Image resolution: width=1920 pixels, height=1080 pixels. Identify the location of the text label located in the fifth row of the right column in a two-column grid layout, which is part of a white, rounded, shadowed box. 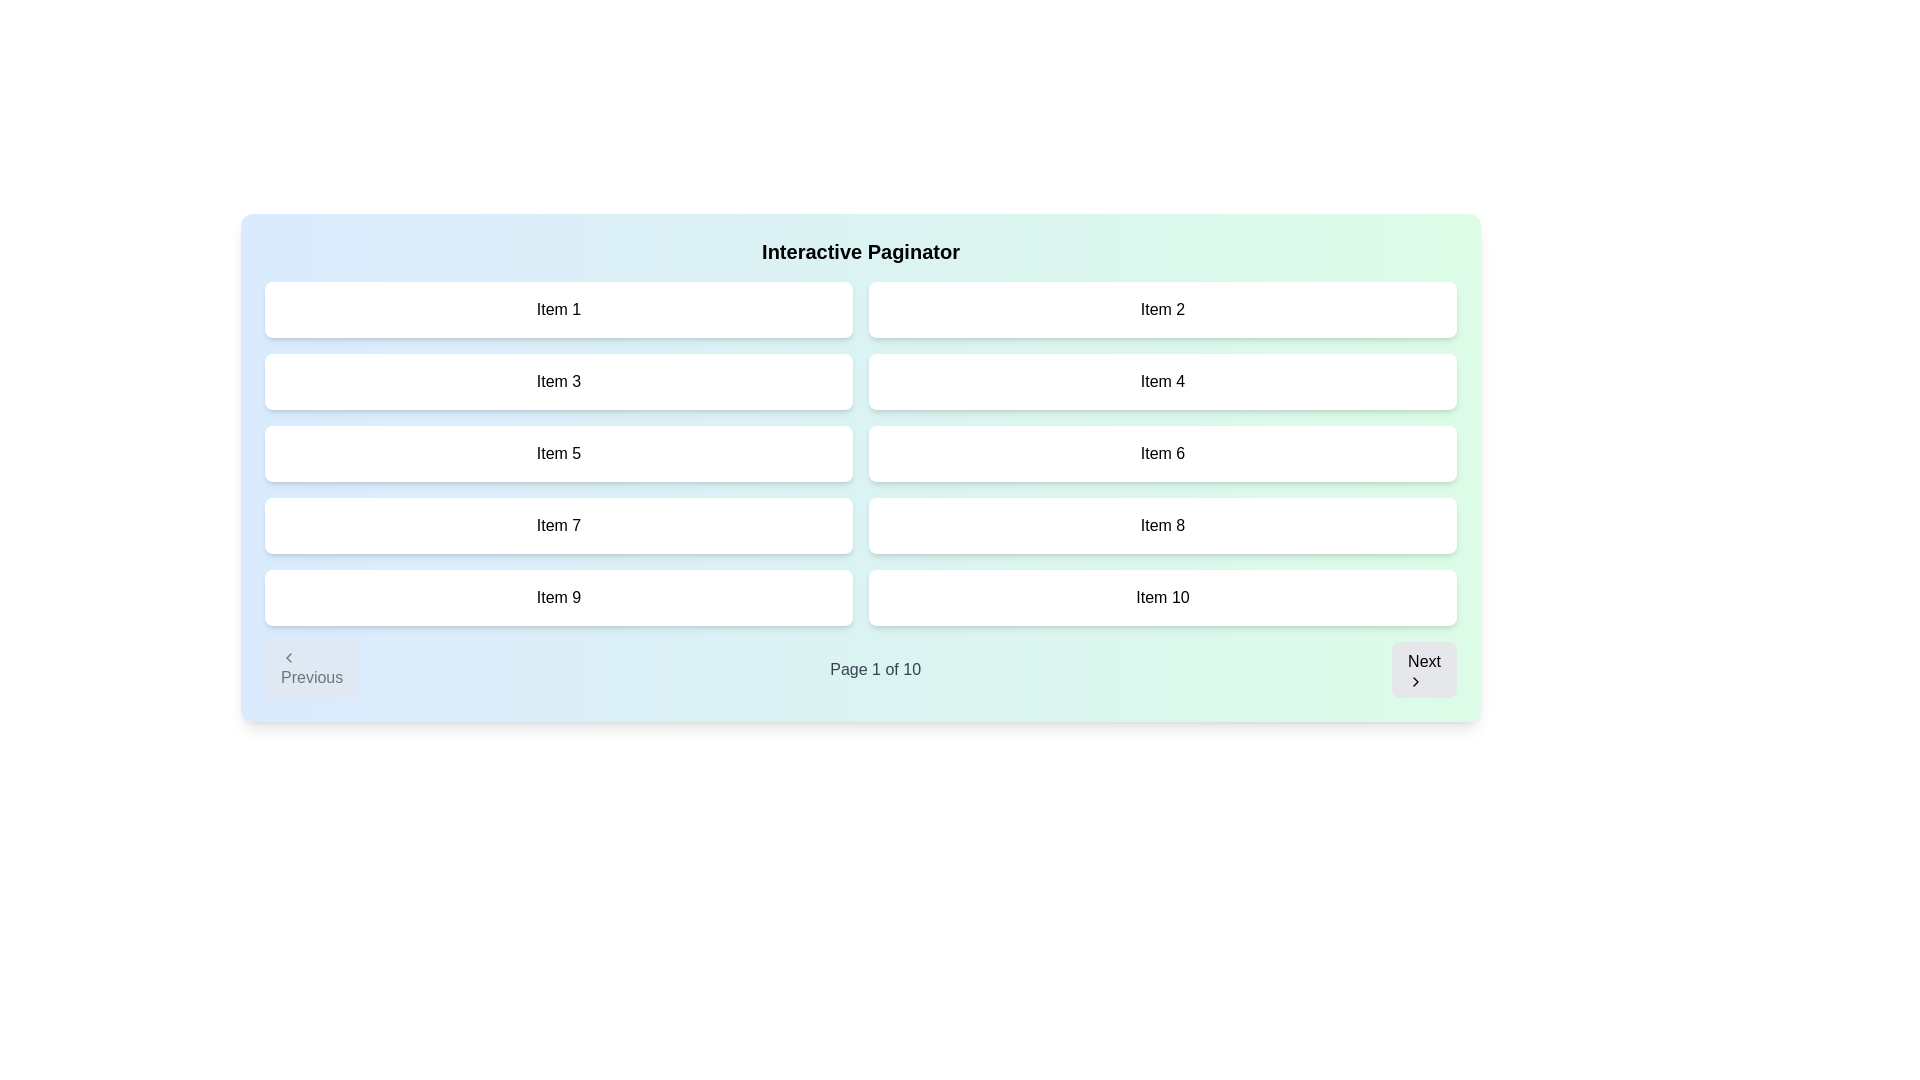
(1162, 596).